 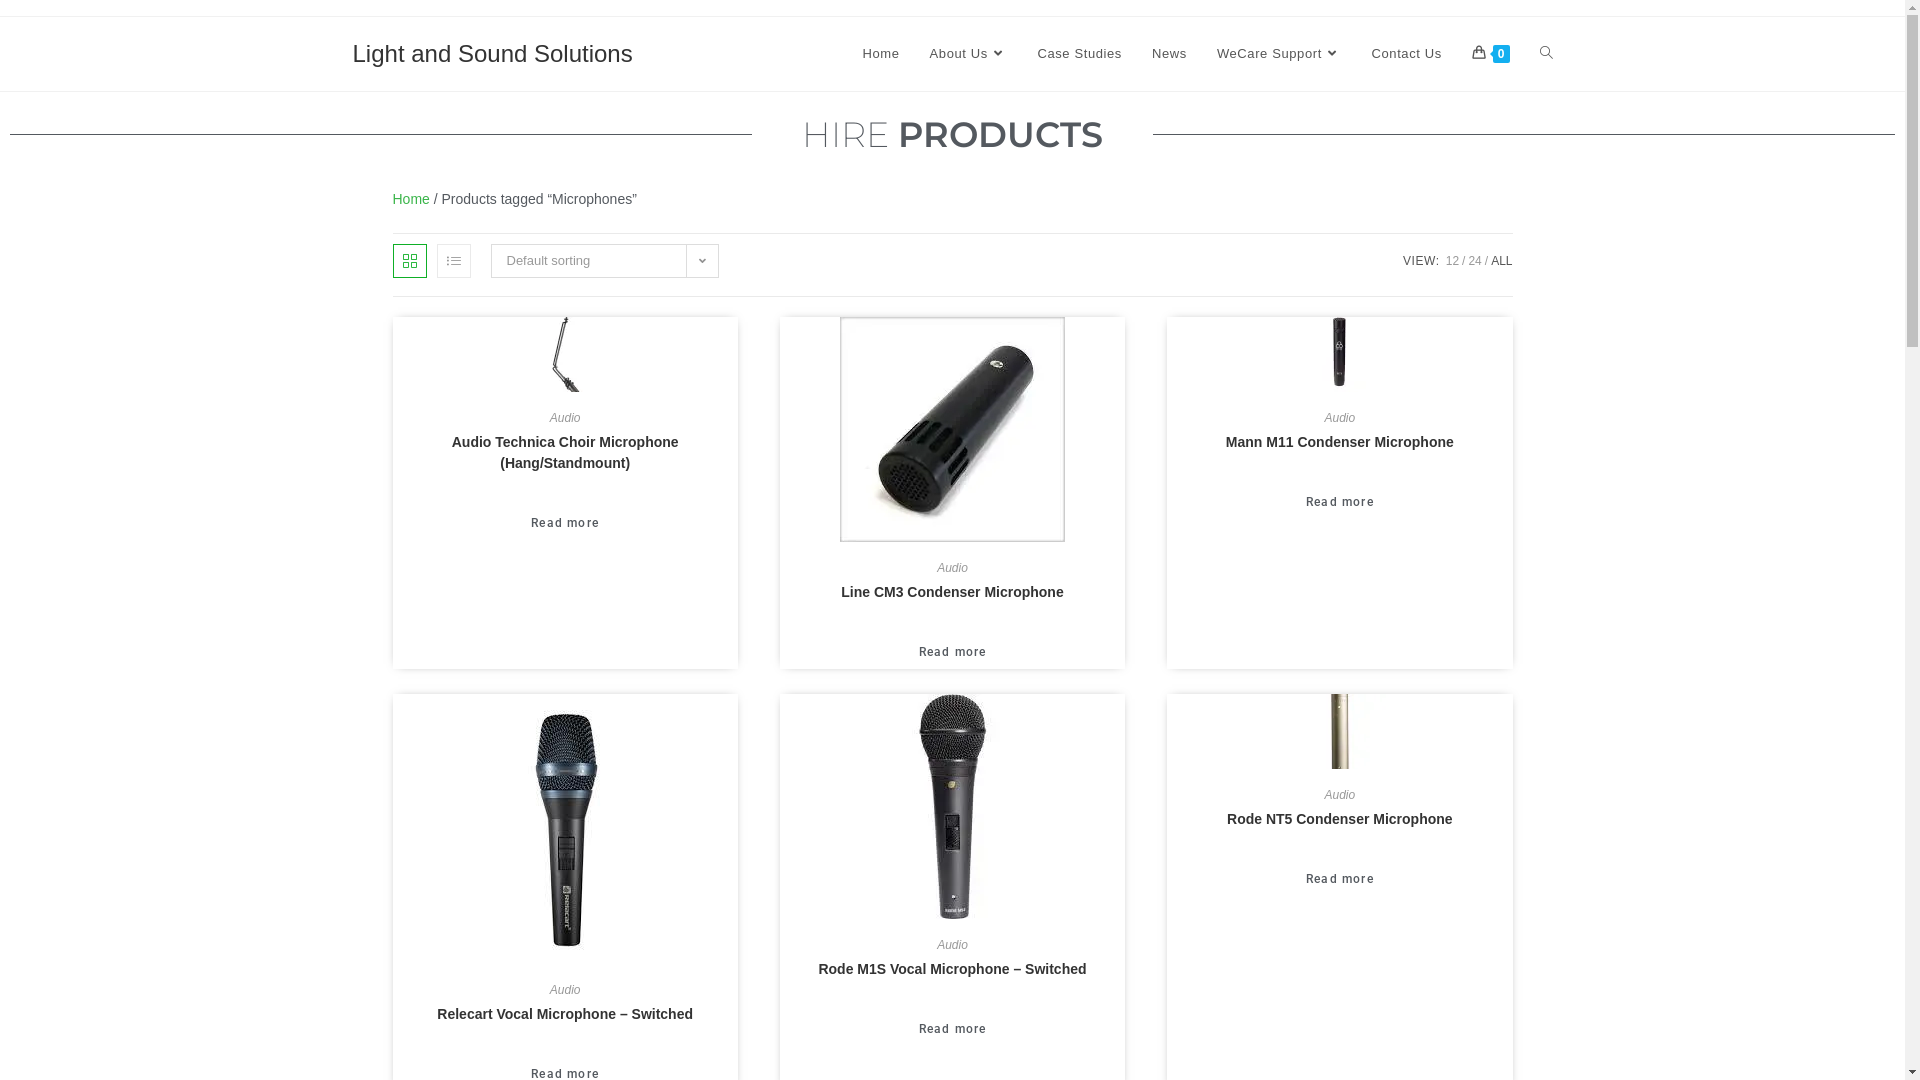 I want to click on '24', so click(x=1474, y=260).